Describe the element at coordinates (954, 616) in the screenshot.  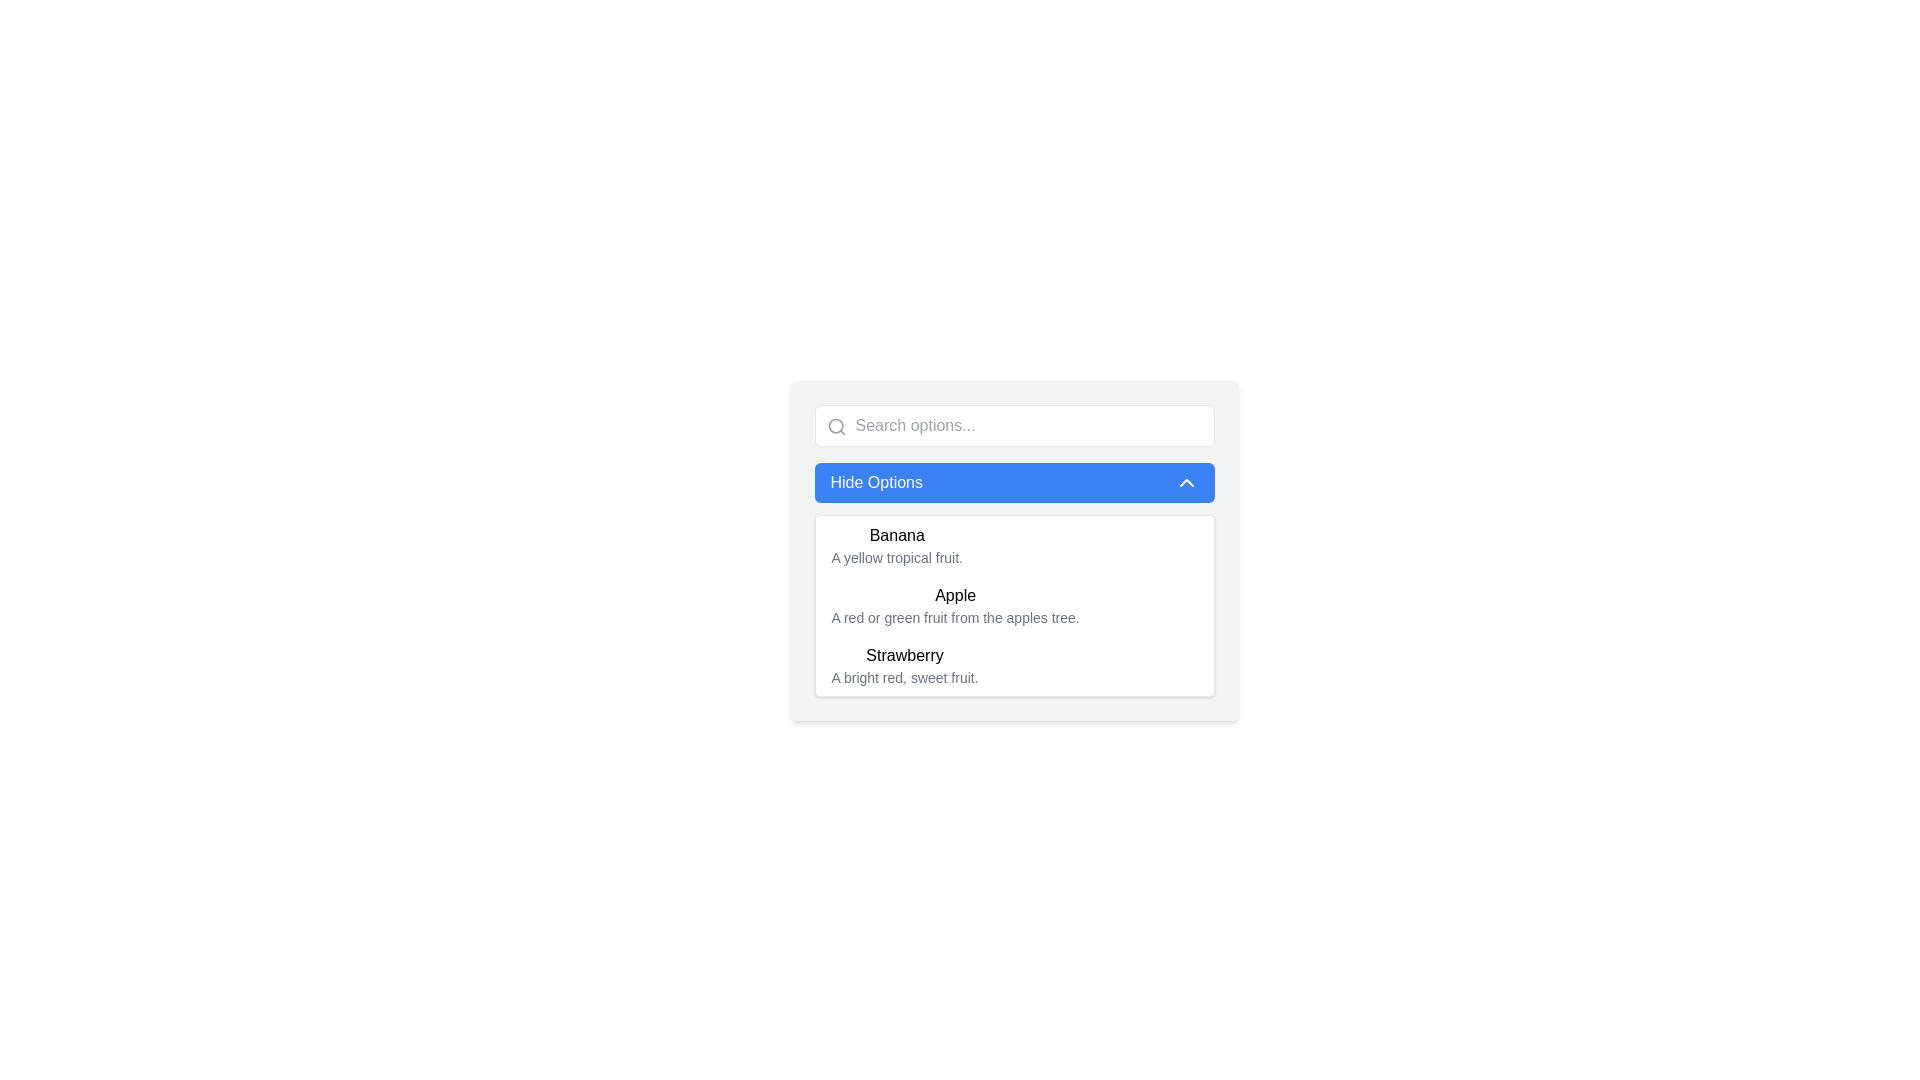
I see `descriptive text located directly beneath the 'Apple' title in the dropdown list, which provides additional contextual information about 'Apple' as a selectable option` at that location.